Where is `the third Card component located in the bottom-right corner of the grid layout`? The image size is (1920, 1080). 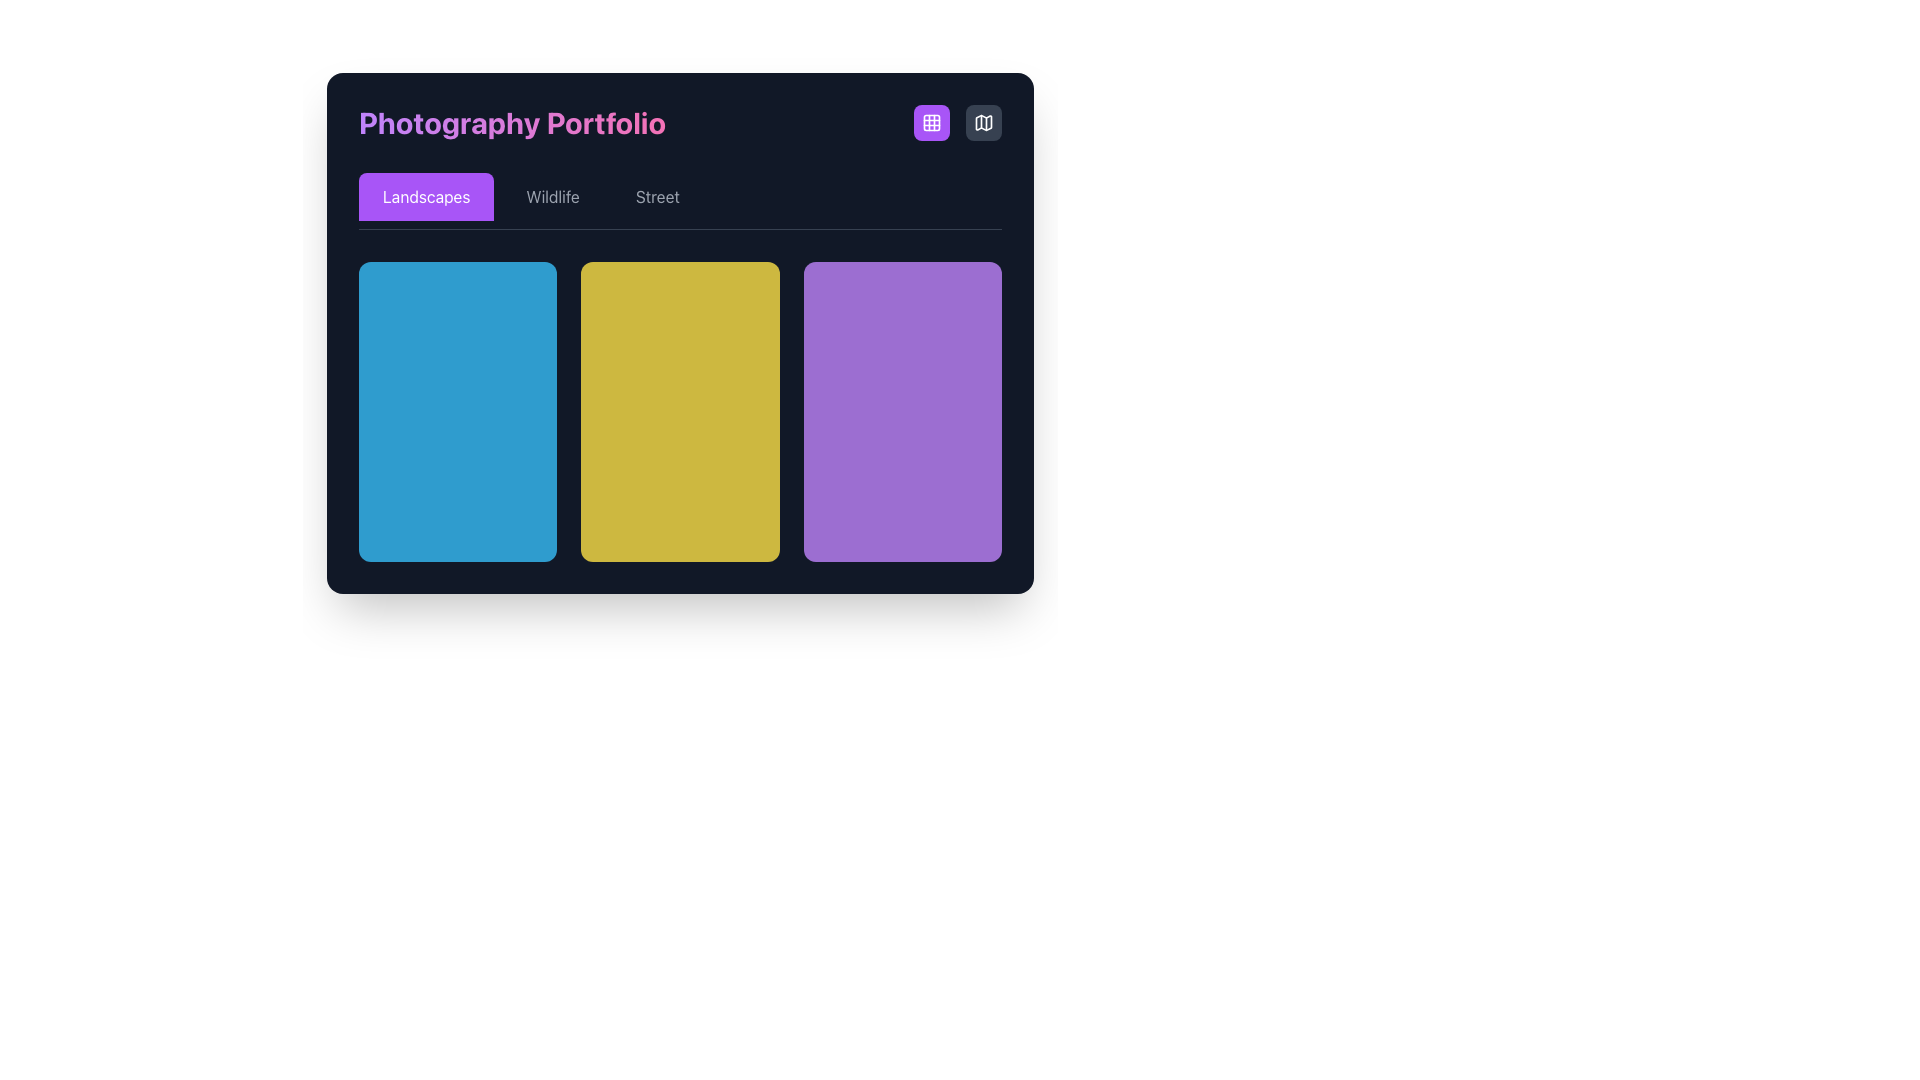
the third Card component located in the bottom-right corner of the grid layout is located at coordinates (901, 411).